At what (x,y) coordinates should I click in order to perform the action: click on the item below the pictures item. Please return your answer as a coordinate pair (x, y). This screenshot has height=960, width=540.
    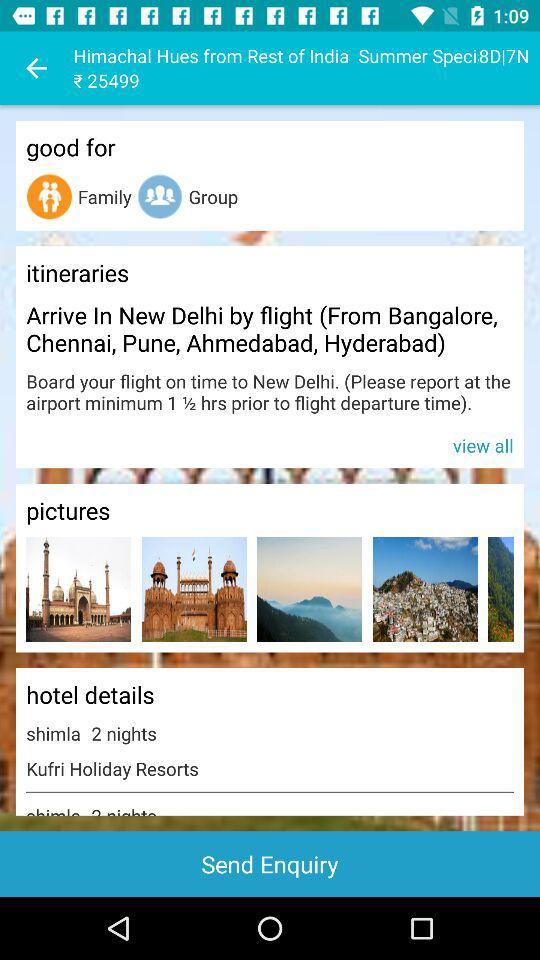
    Looking at the image, I should click on (309, 589).